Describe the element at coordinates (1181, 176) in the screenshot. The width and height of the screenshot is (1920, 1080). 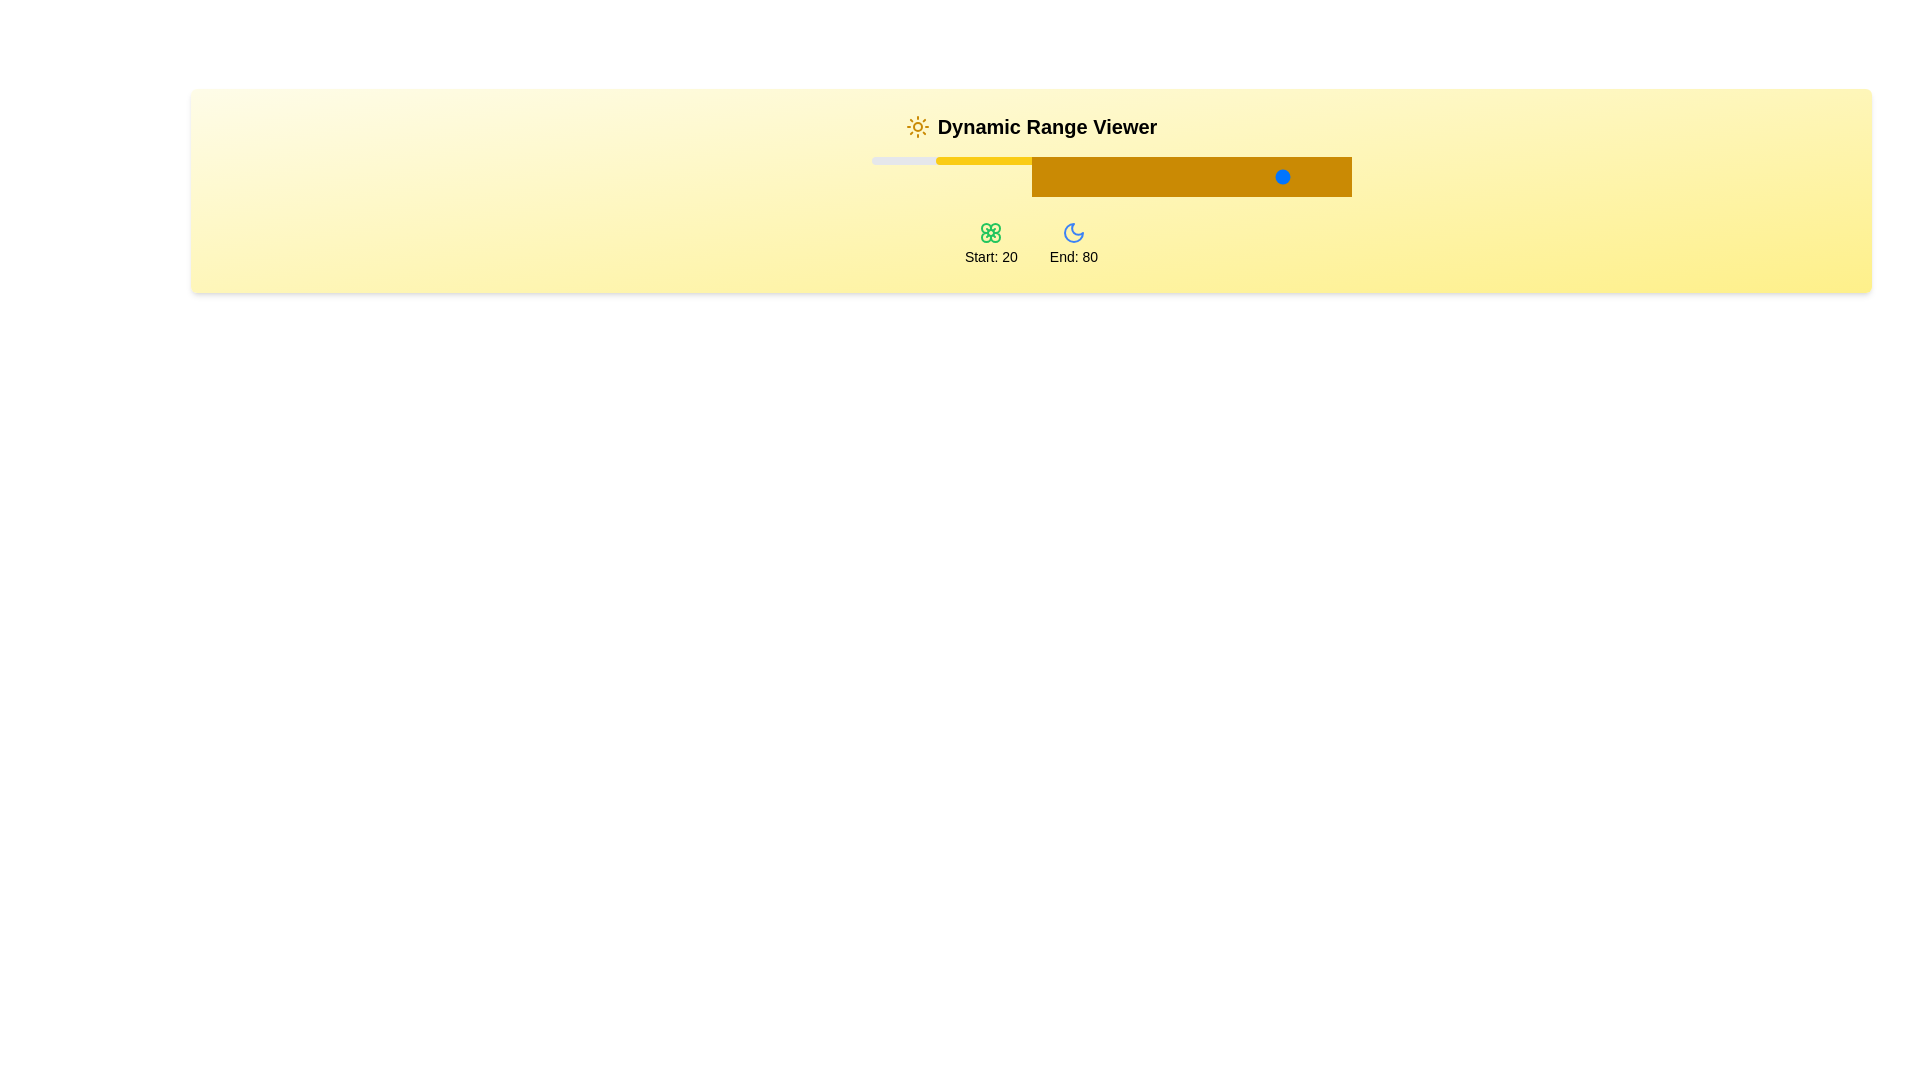
I see `the slider value` at that location.